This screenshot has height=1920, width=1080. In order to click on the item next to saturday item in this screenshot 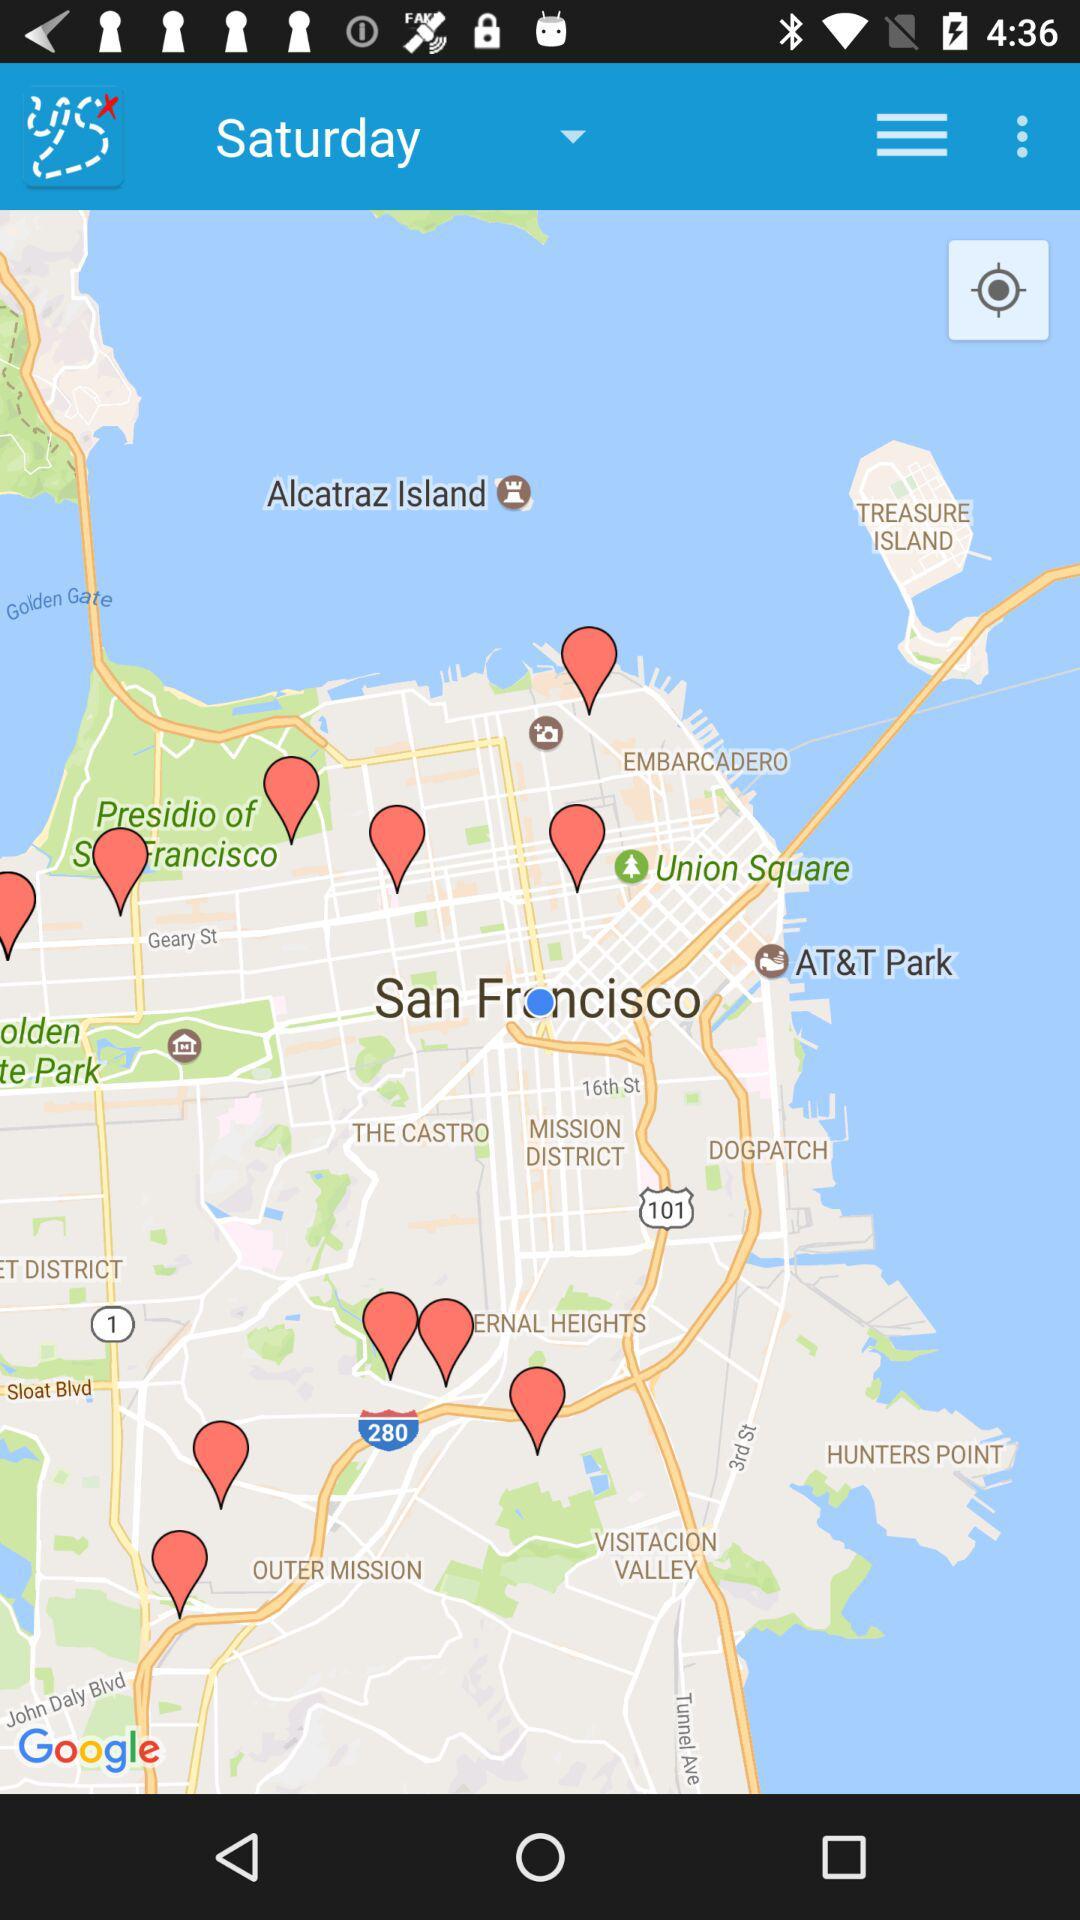, I will do `click(72, 135)`.